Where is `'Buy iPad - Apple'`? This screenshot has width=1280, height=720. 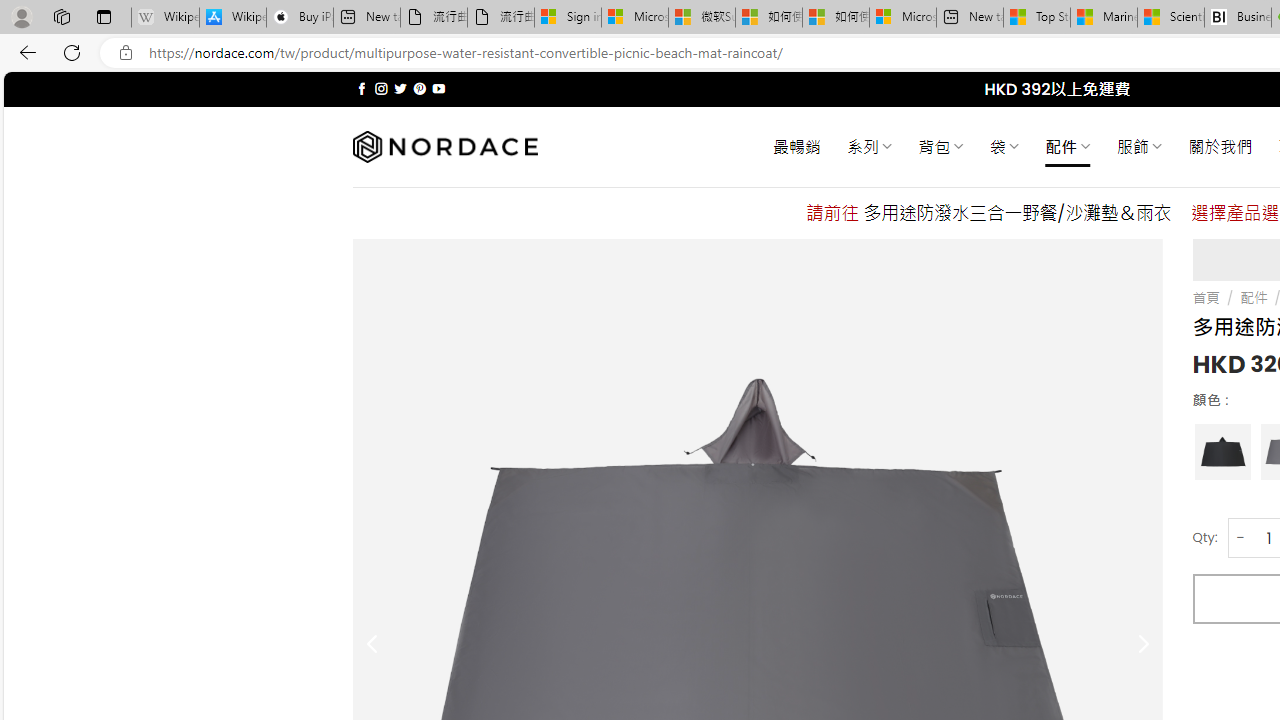 'Buy iPad - Apple' is located at coordinates (299, 17).